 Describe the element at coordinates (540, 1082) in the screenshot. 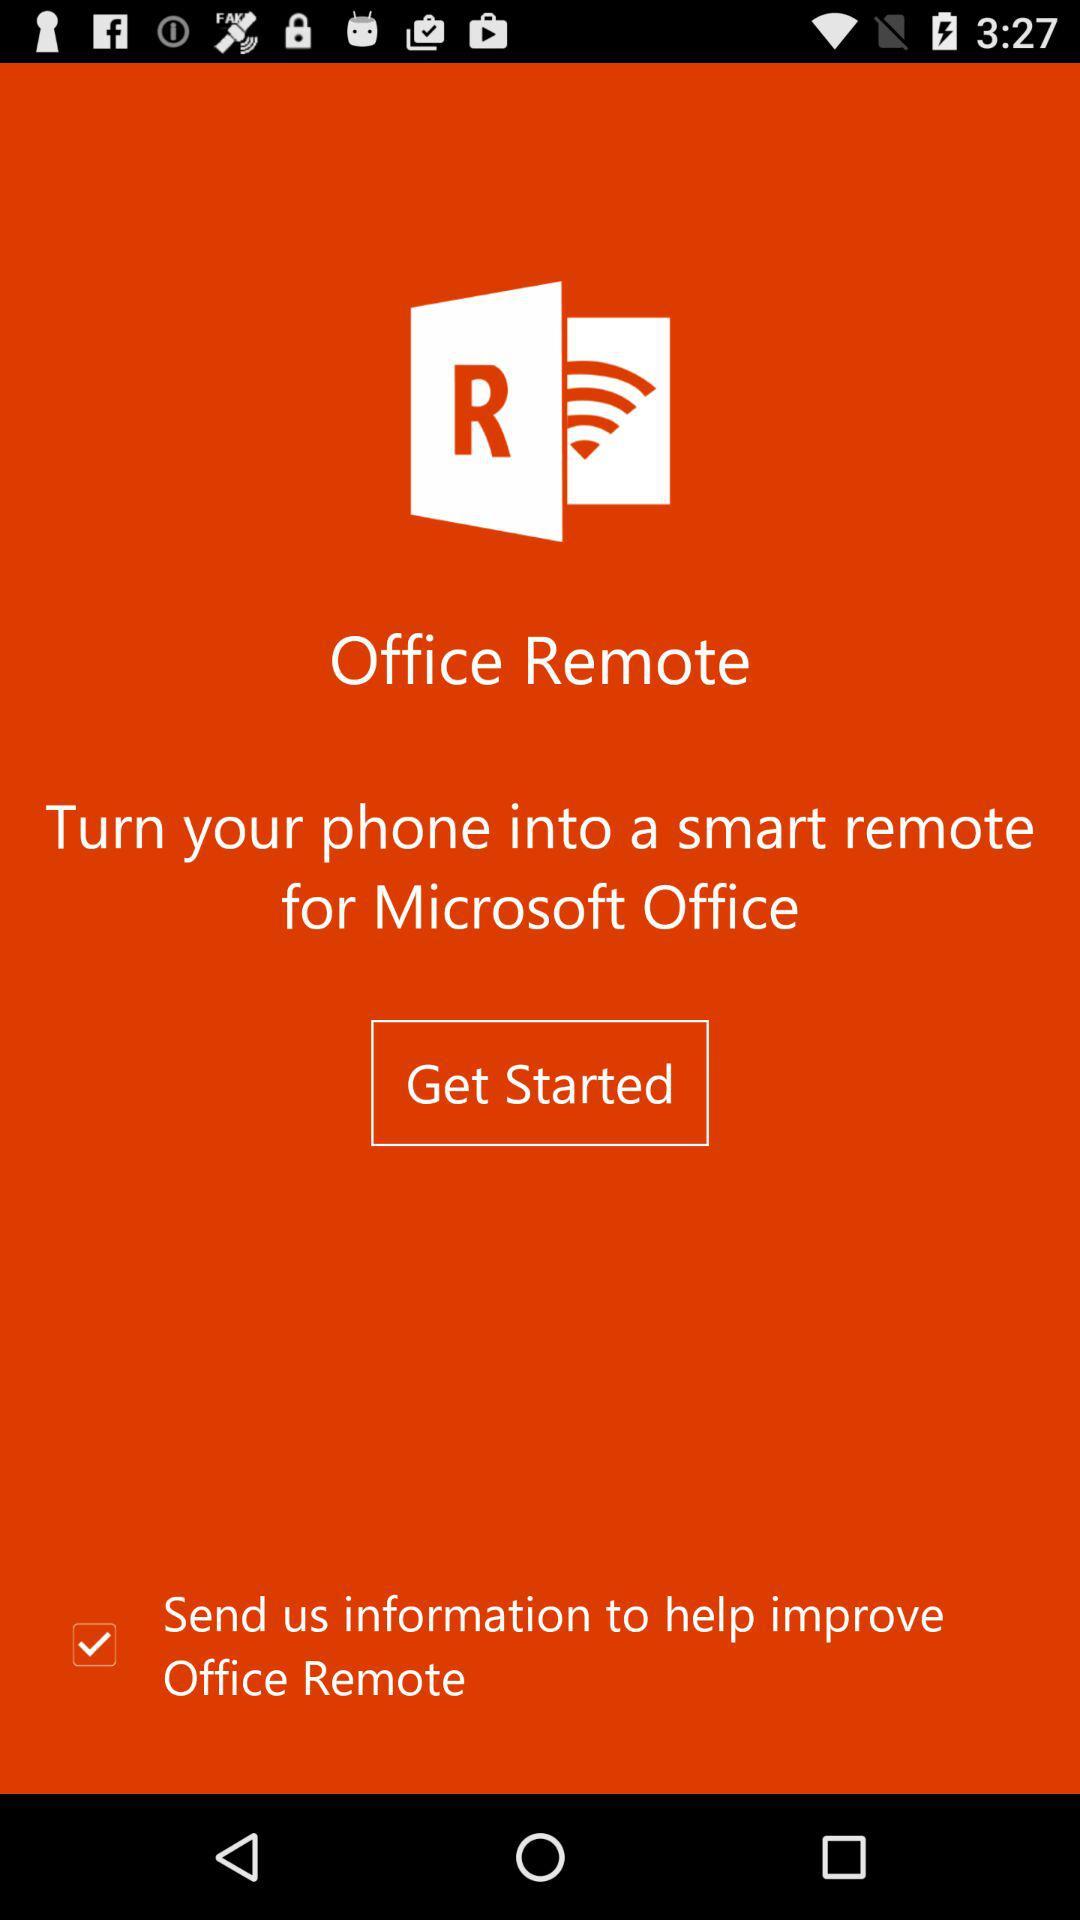

I see `the get started item` at that location.